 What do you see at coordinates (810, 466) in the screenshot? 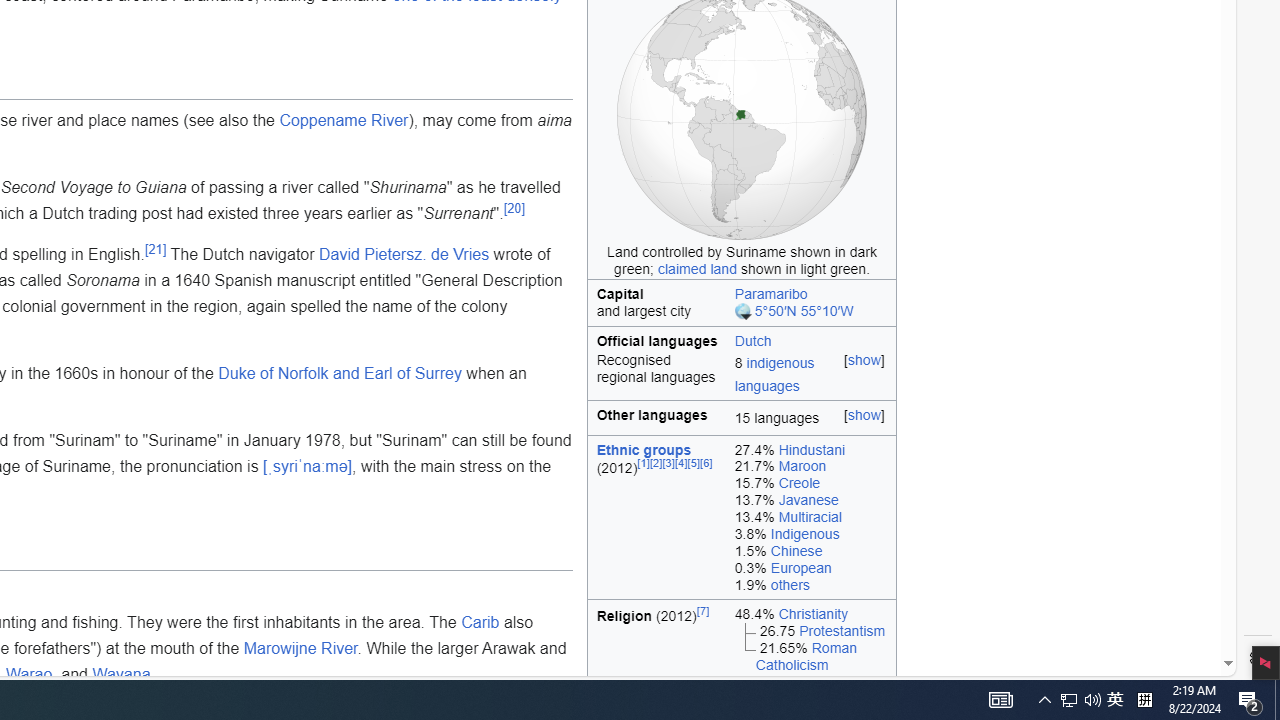
I see `'21.7% Maroon'` at bounding box center [810, 466].